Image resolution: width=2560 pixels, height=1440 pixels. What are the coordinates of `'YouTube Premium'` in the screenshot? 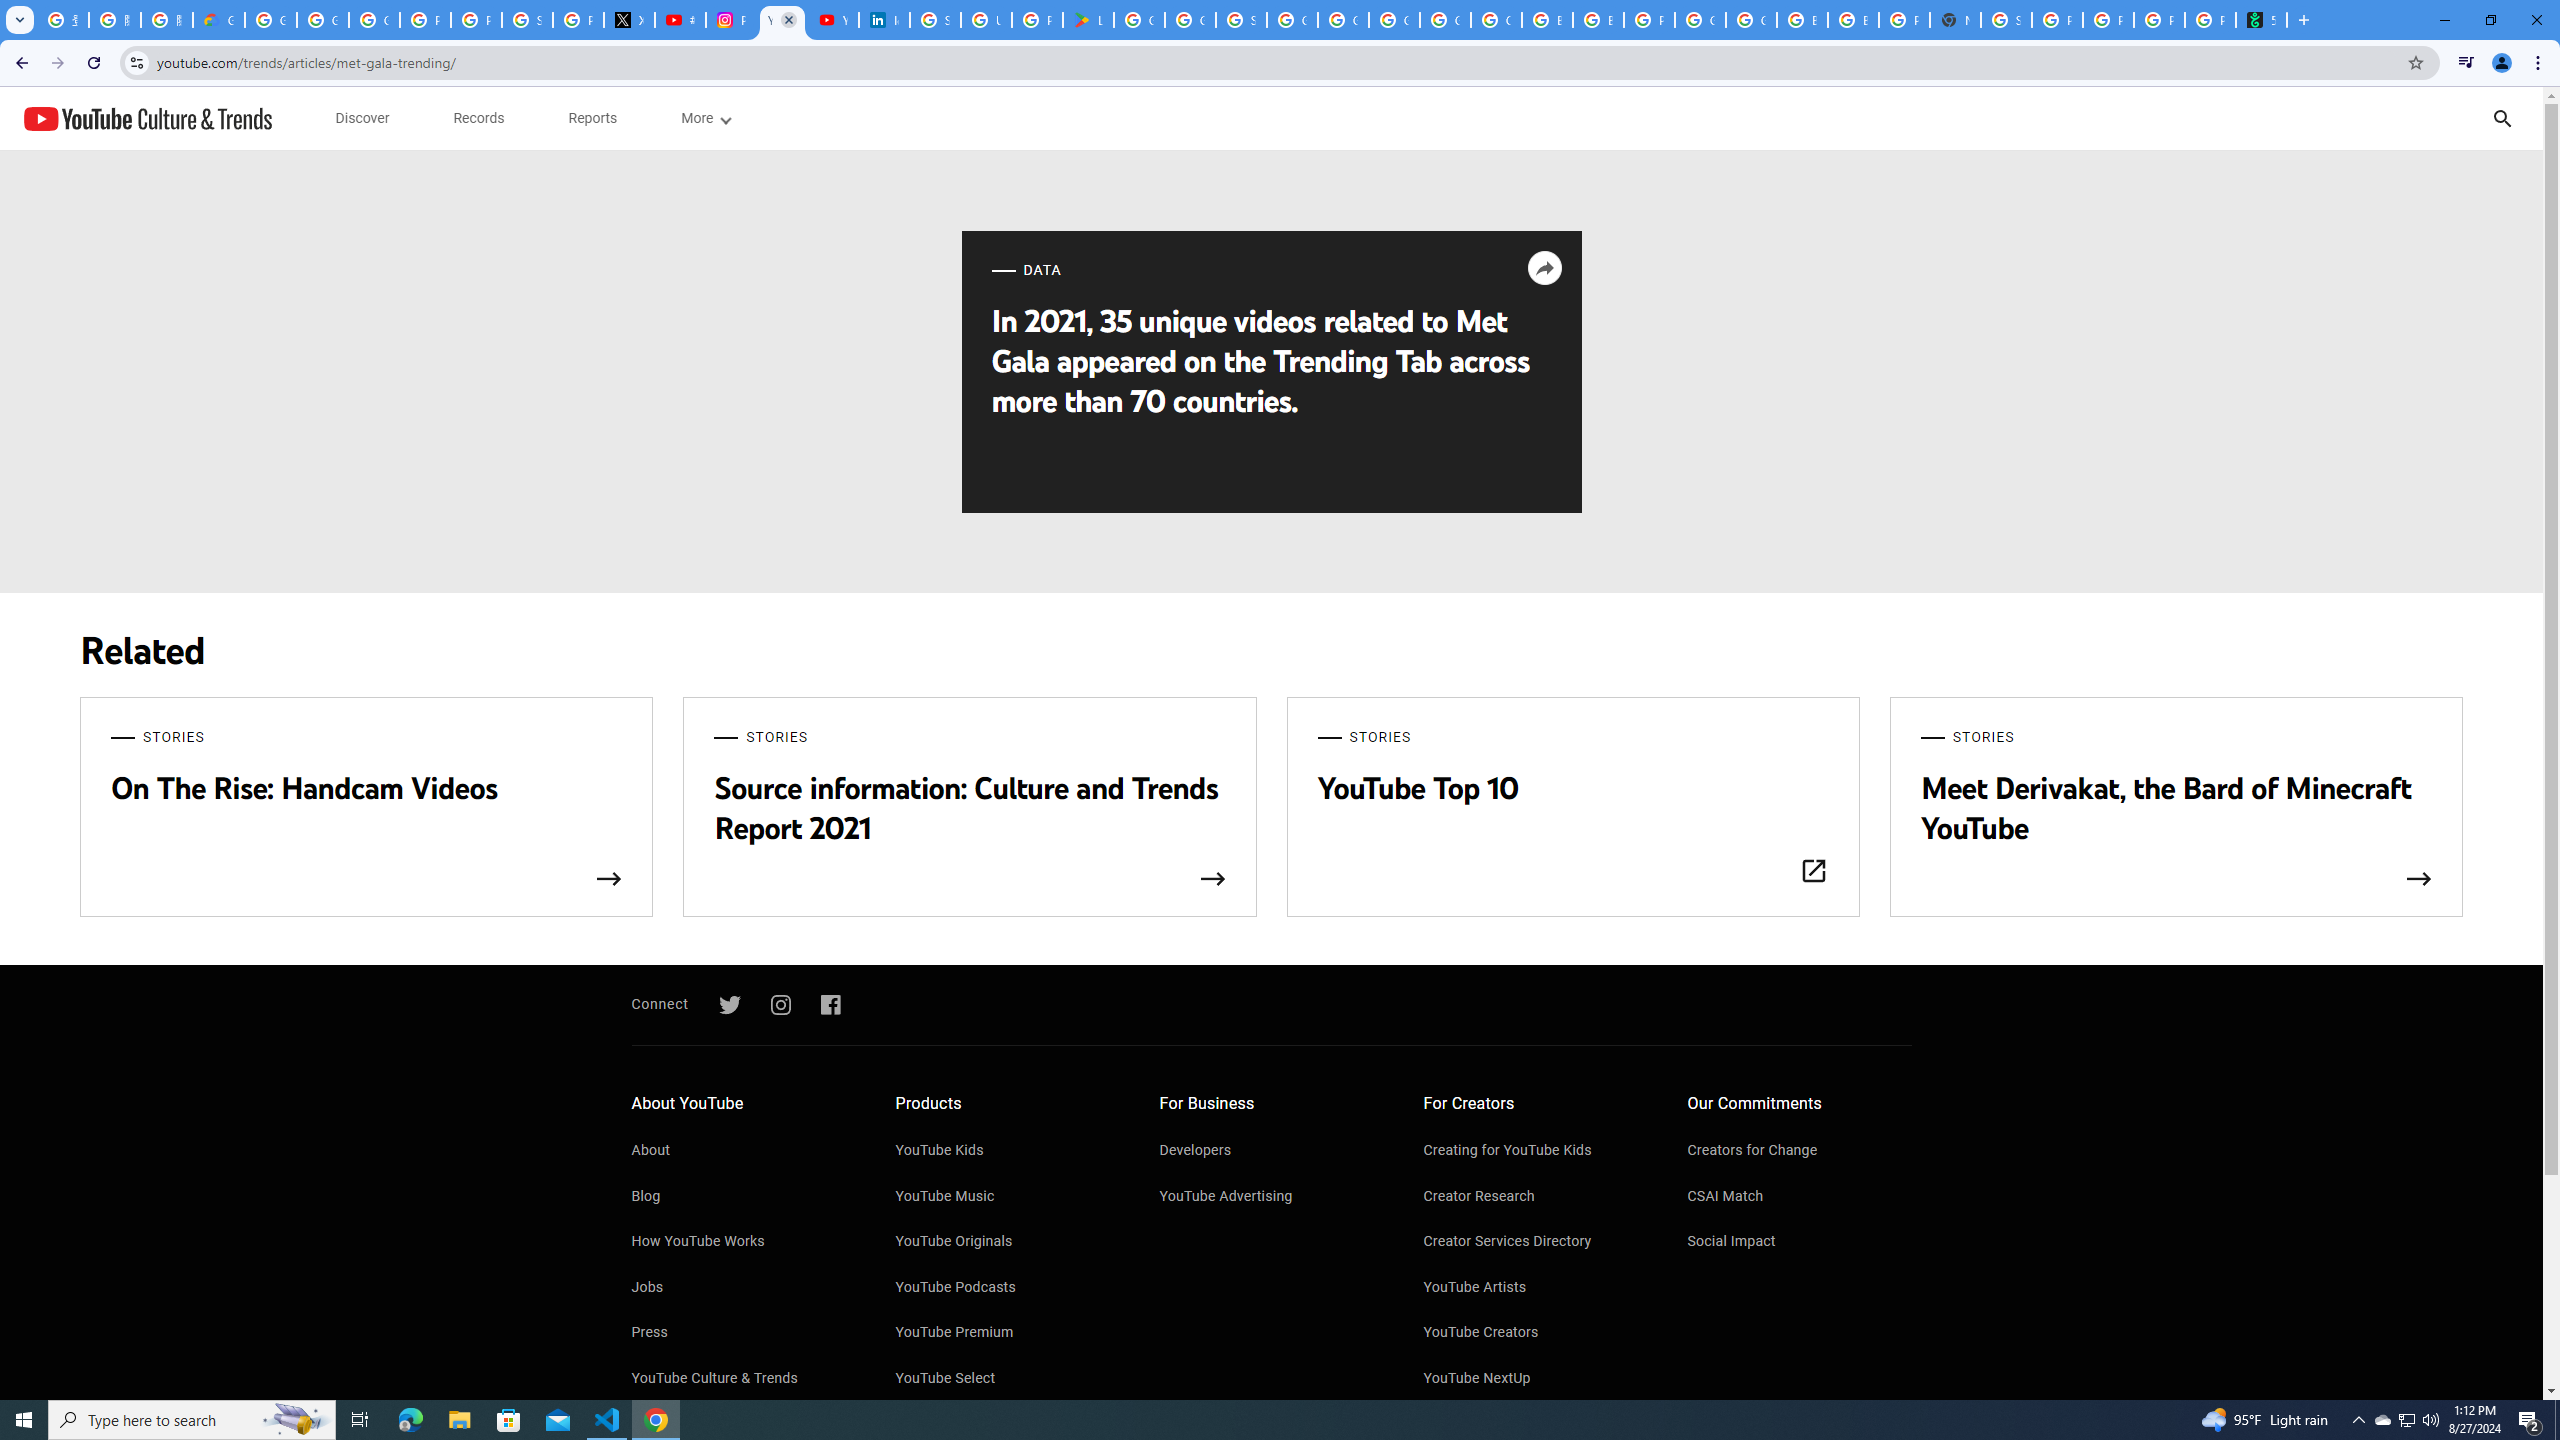 It's located at (1007, 1332).